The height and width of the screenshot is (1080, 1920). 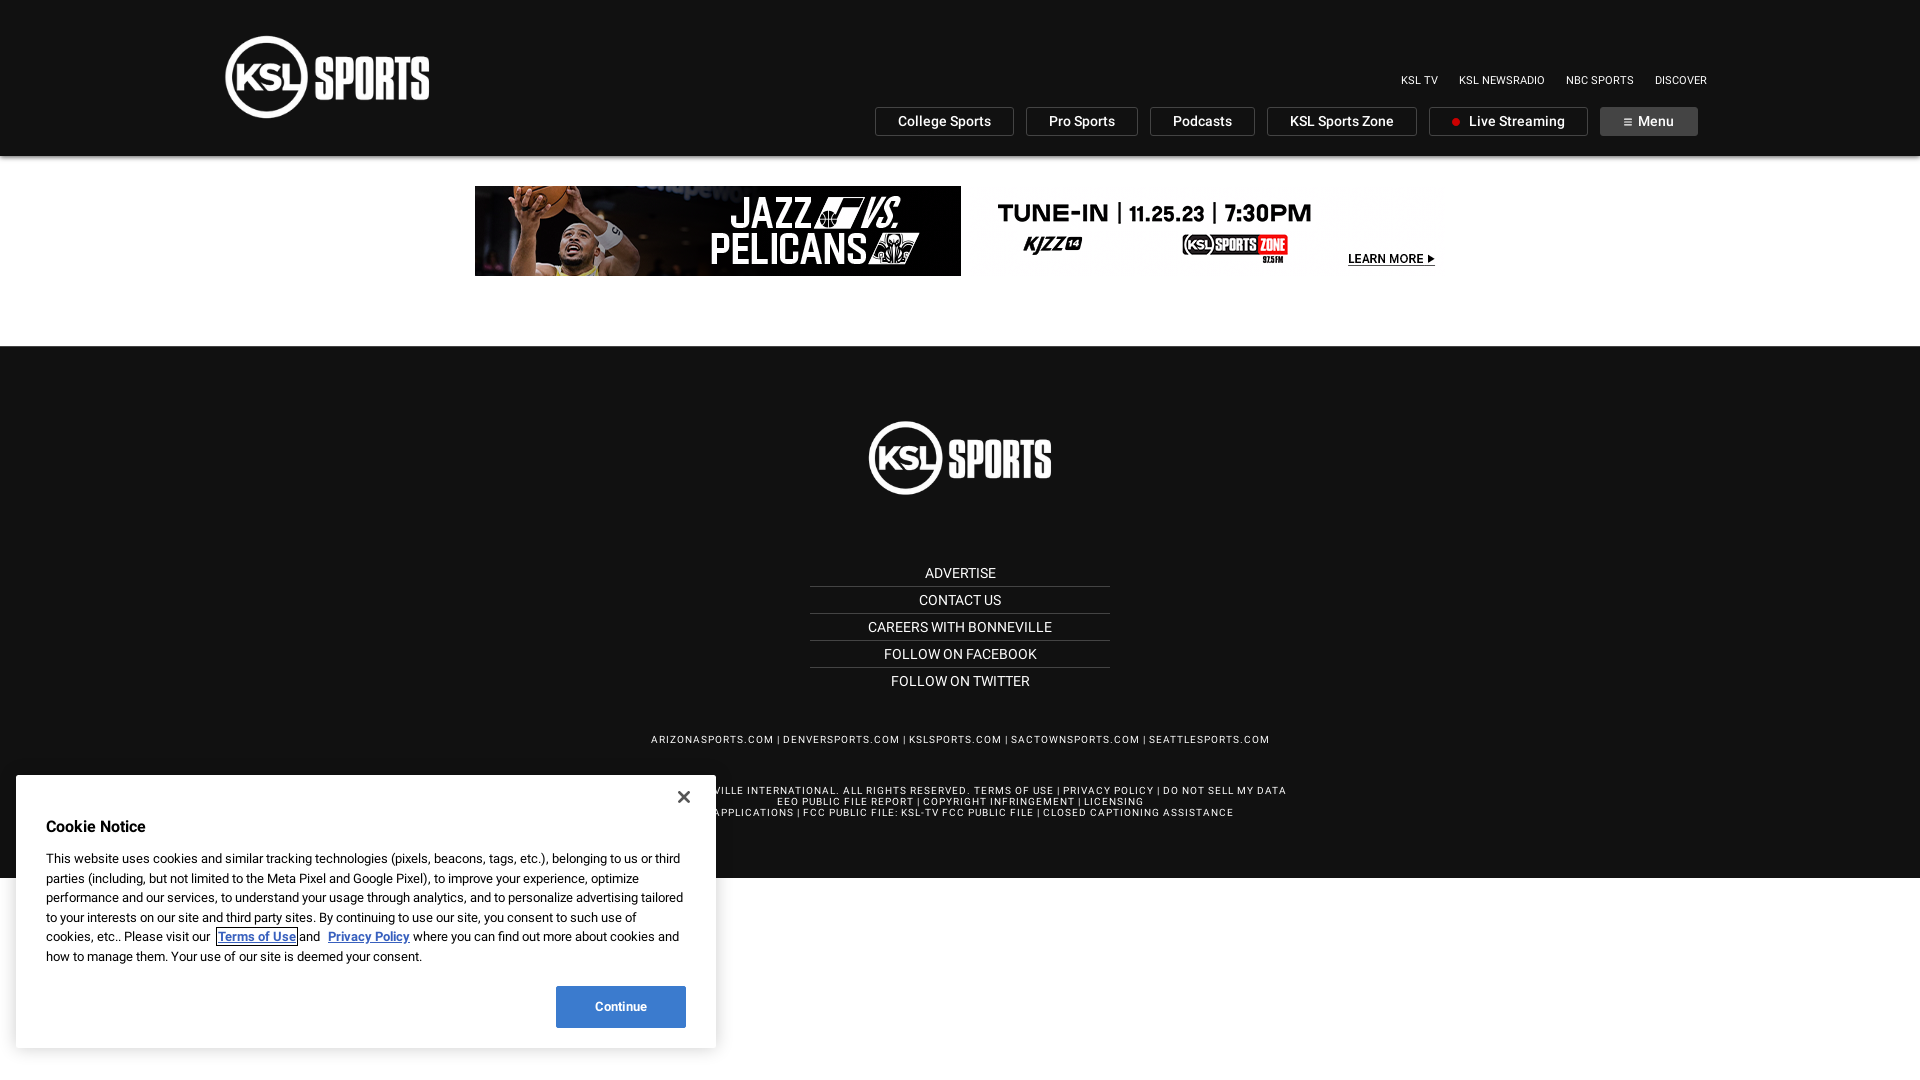 What do you see at coordinates (1502, 79) in the screenshot?
I see `'KSL NEWSRADIO'` at bounding box center [1502, 79].